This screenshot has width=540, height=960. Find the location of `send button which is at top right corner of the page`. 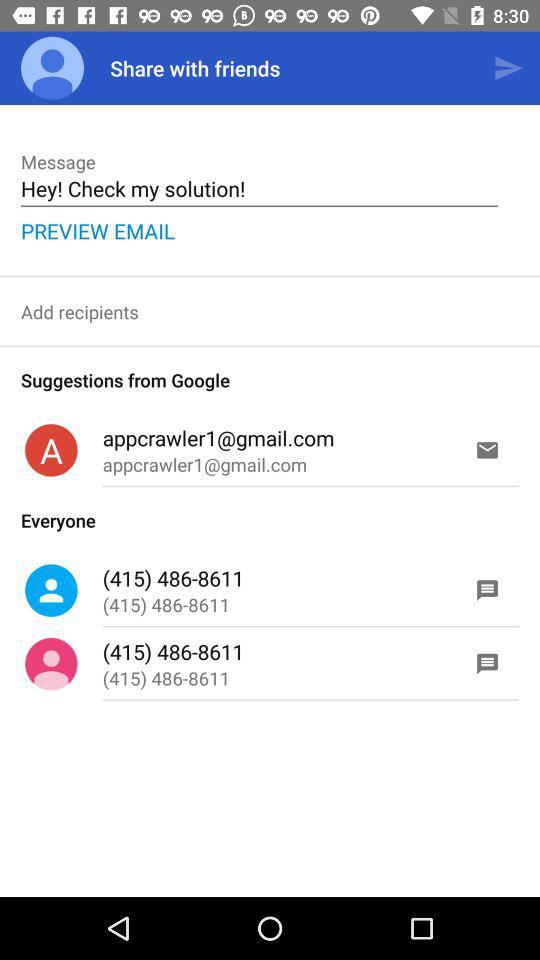

send button which is at top right corner of the page is located at coordinates (508, 68).